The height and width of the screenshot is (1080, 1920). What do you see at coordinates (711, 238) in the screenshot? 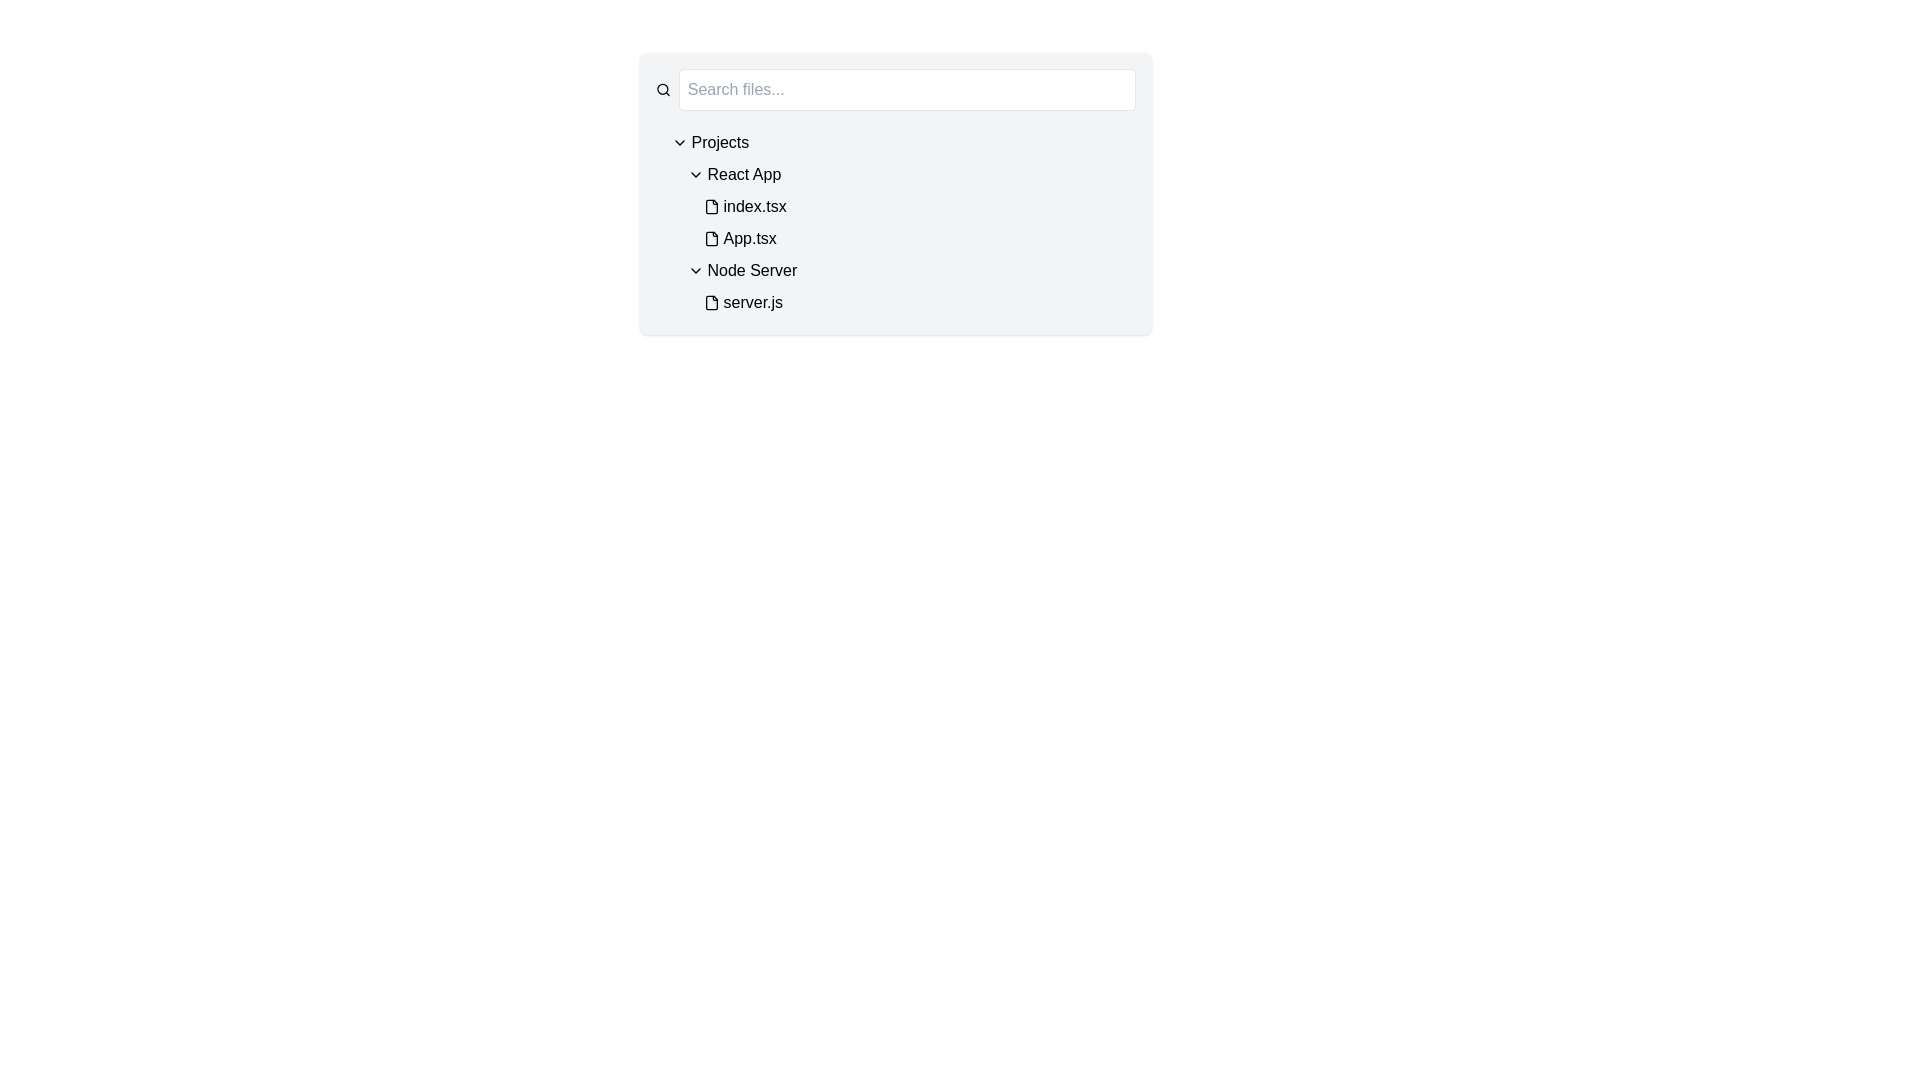
I see `the file icon representing 'App.tsx'` at bounding box center [711, 238].